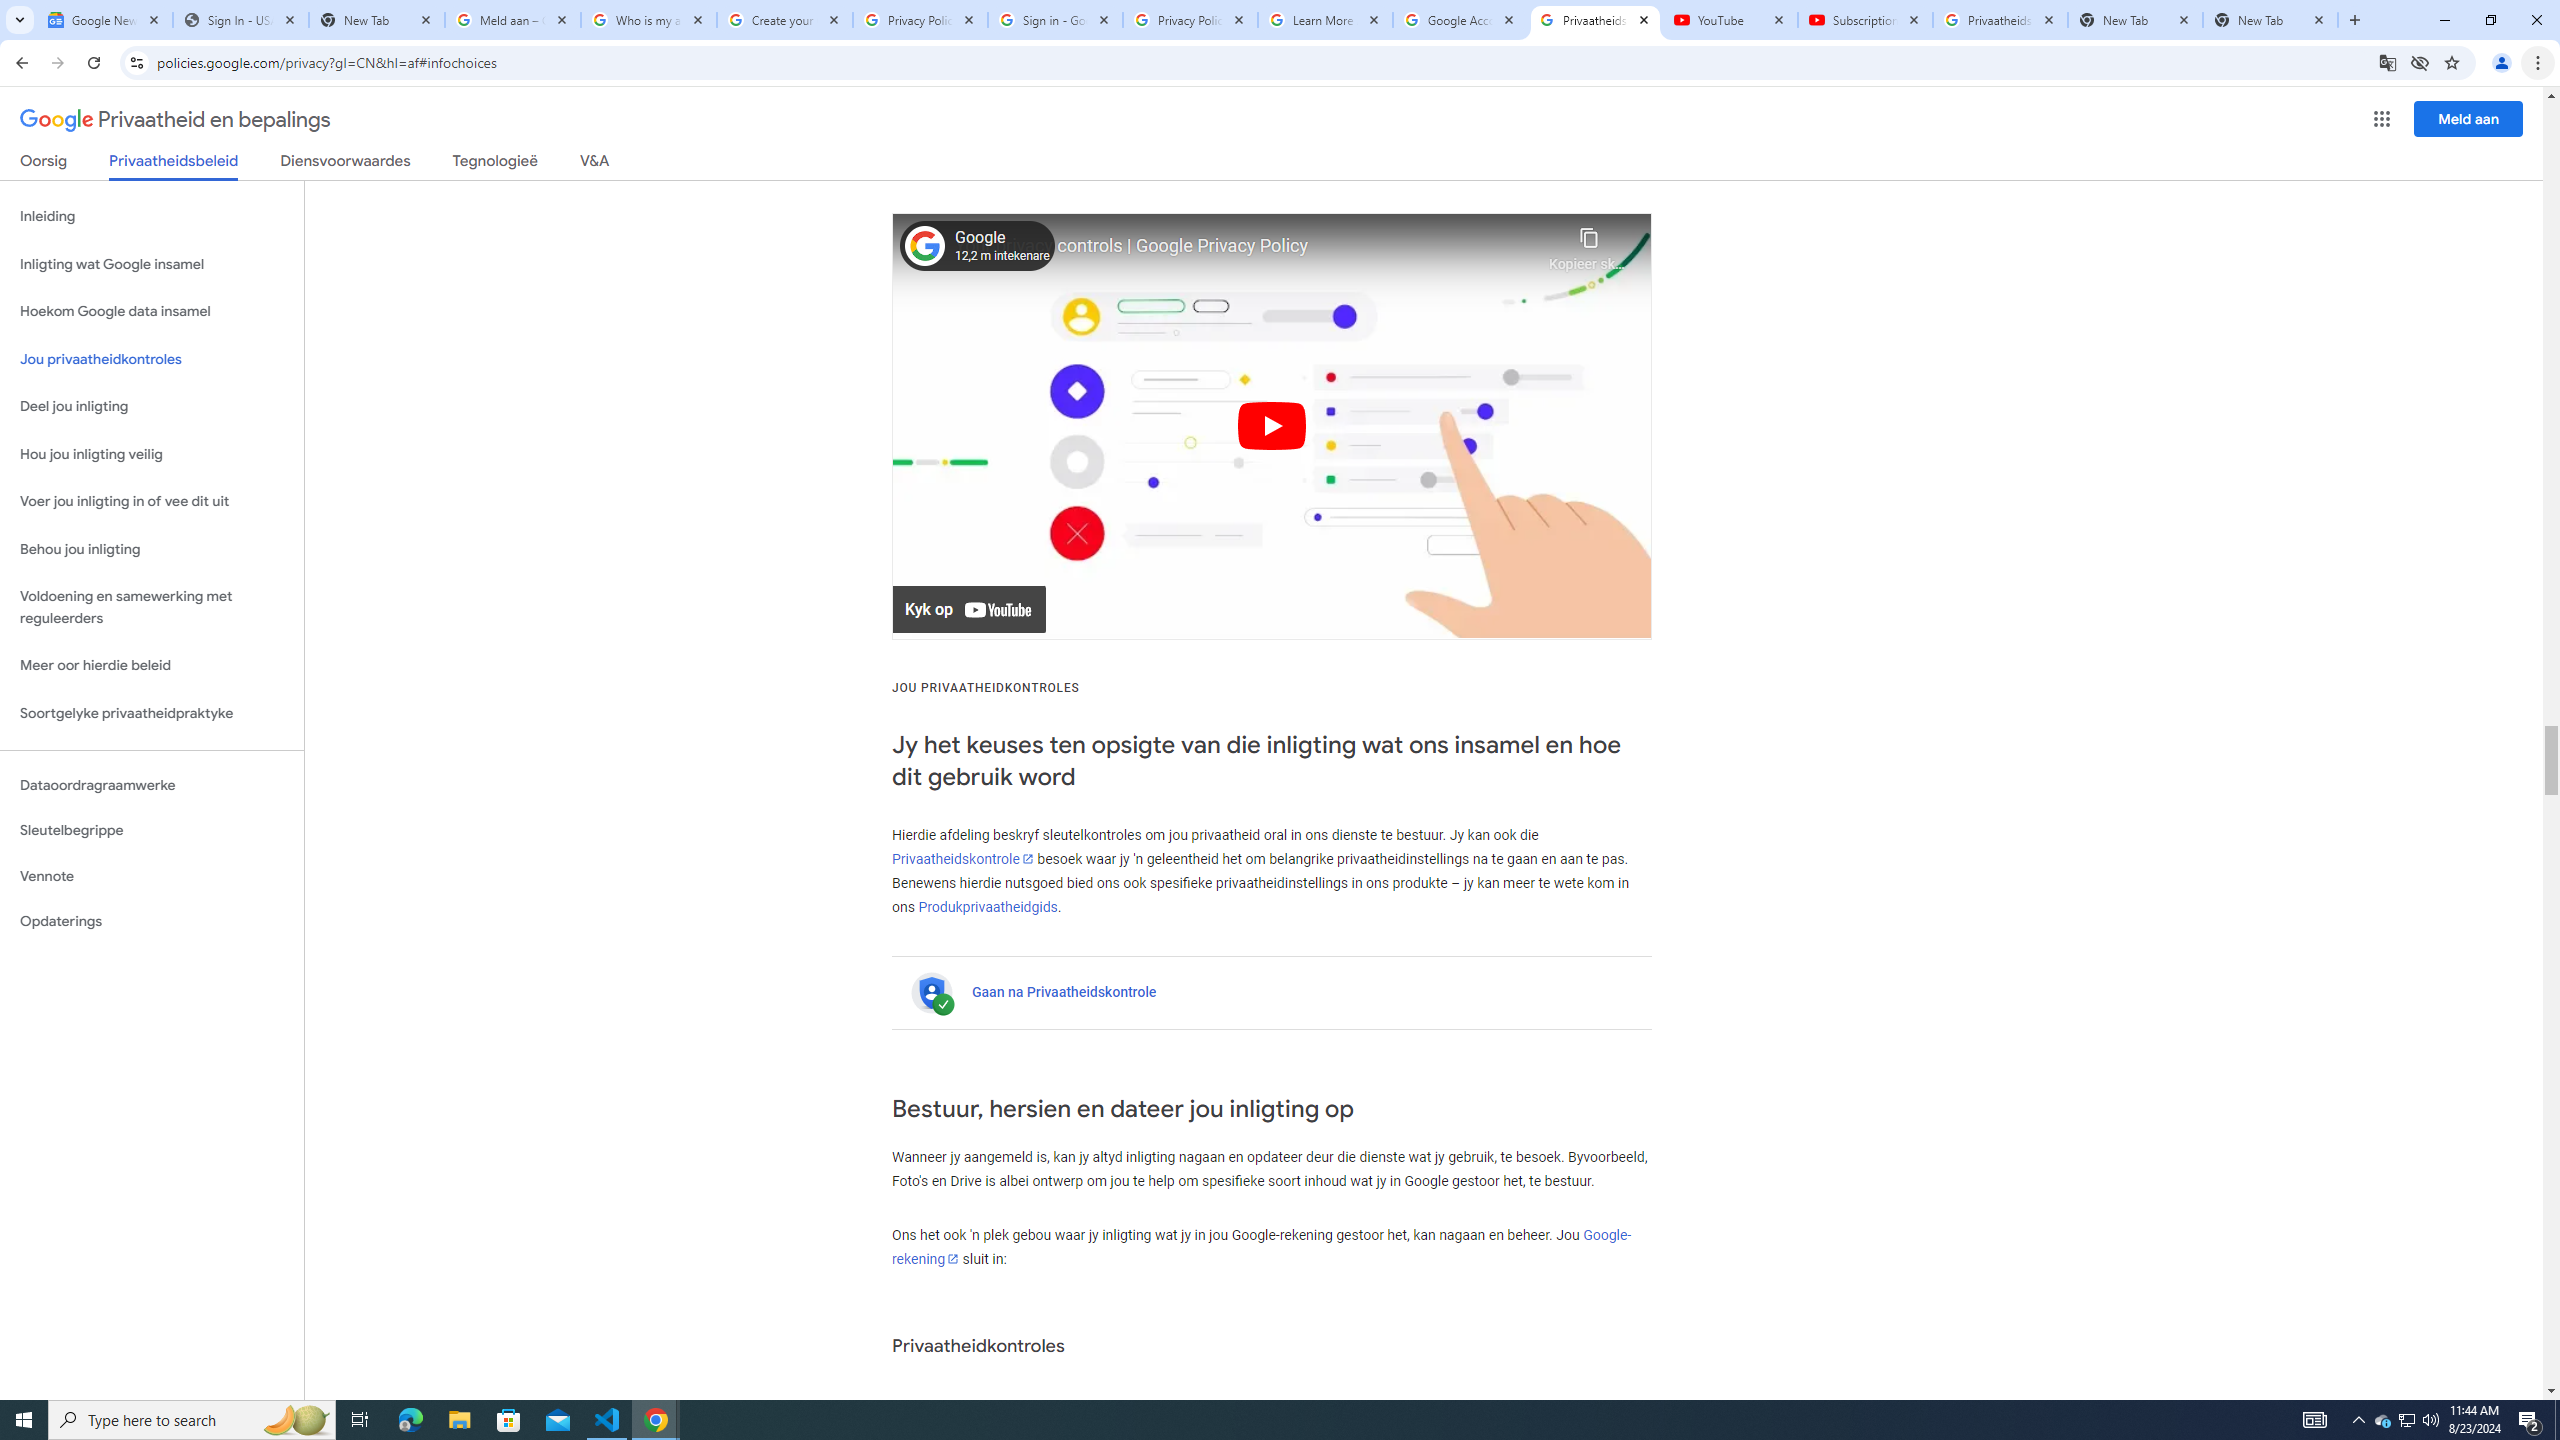 The height and width of the screenshot is (1440, 2560). What do you see at coordinates (1271, 425) in the screenshot?
I see `'Speel'` at bounding box center [1271, 425].